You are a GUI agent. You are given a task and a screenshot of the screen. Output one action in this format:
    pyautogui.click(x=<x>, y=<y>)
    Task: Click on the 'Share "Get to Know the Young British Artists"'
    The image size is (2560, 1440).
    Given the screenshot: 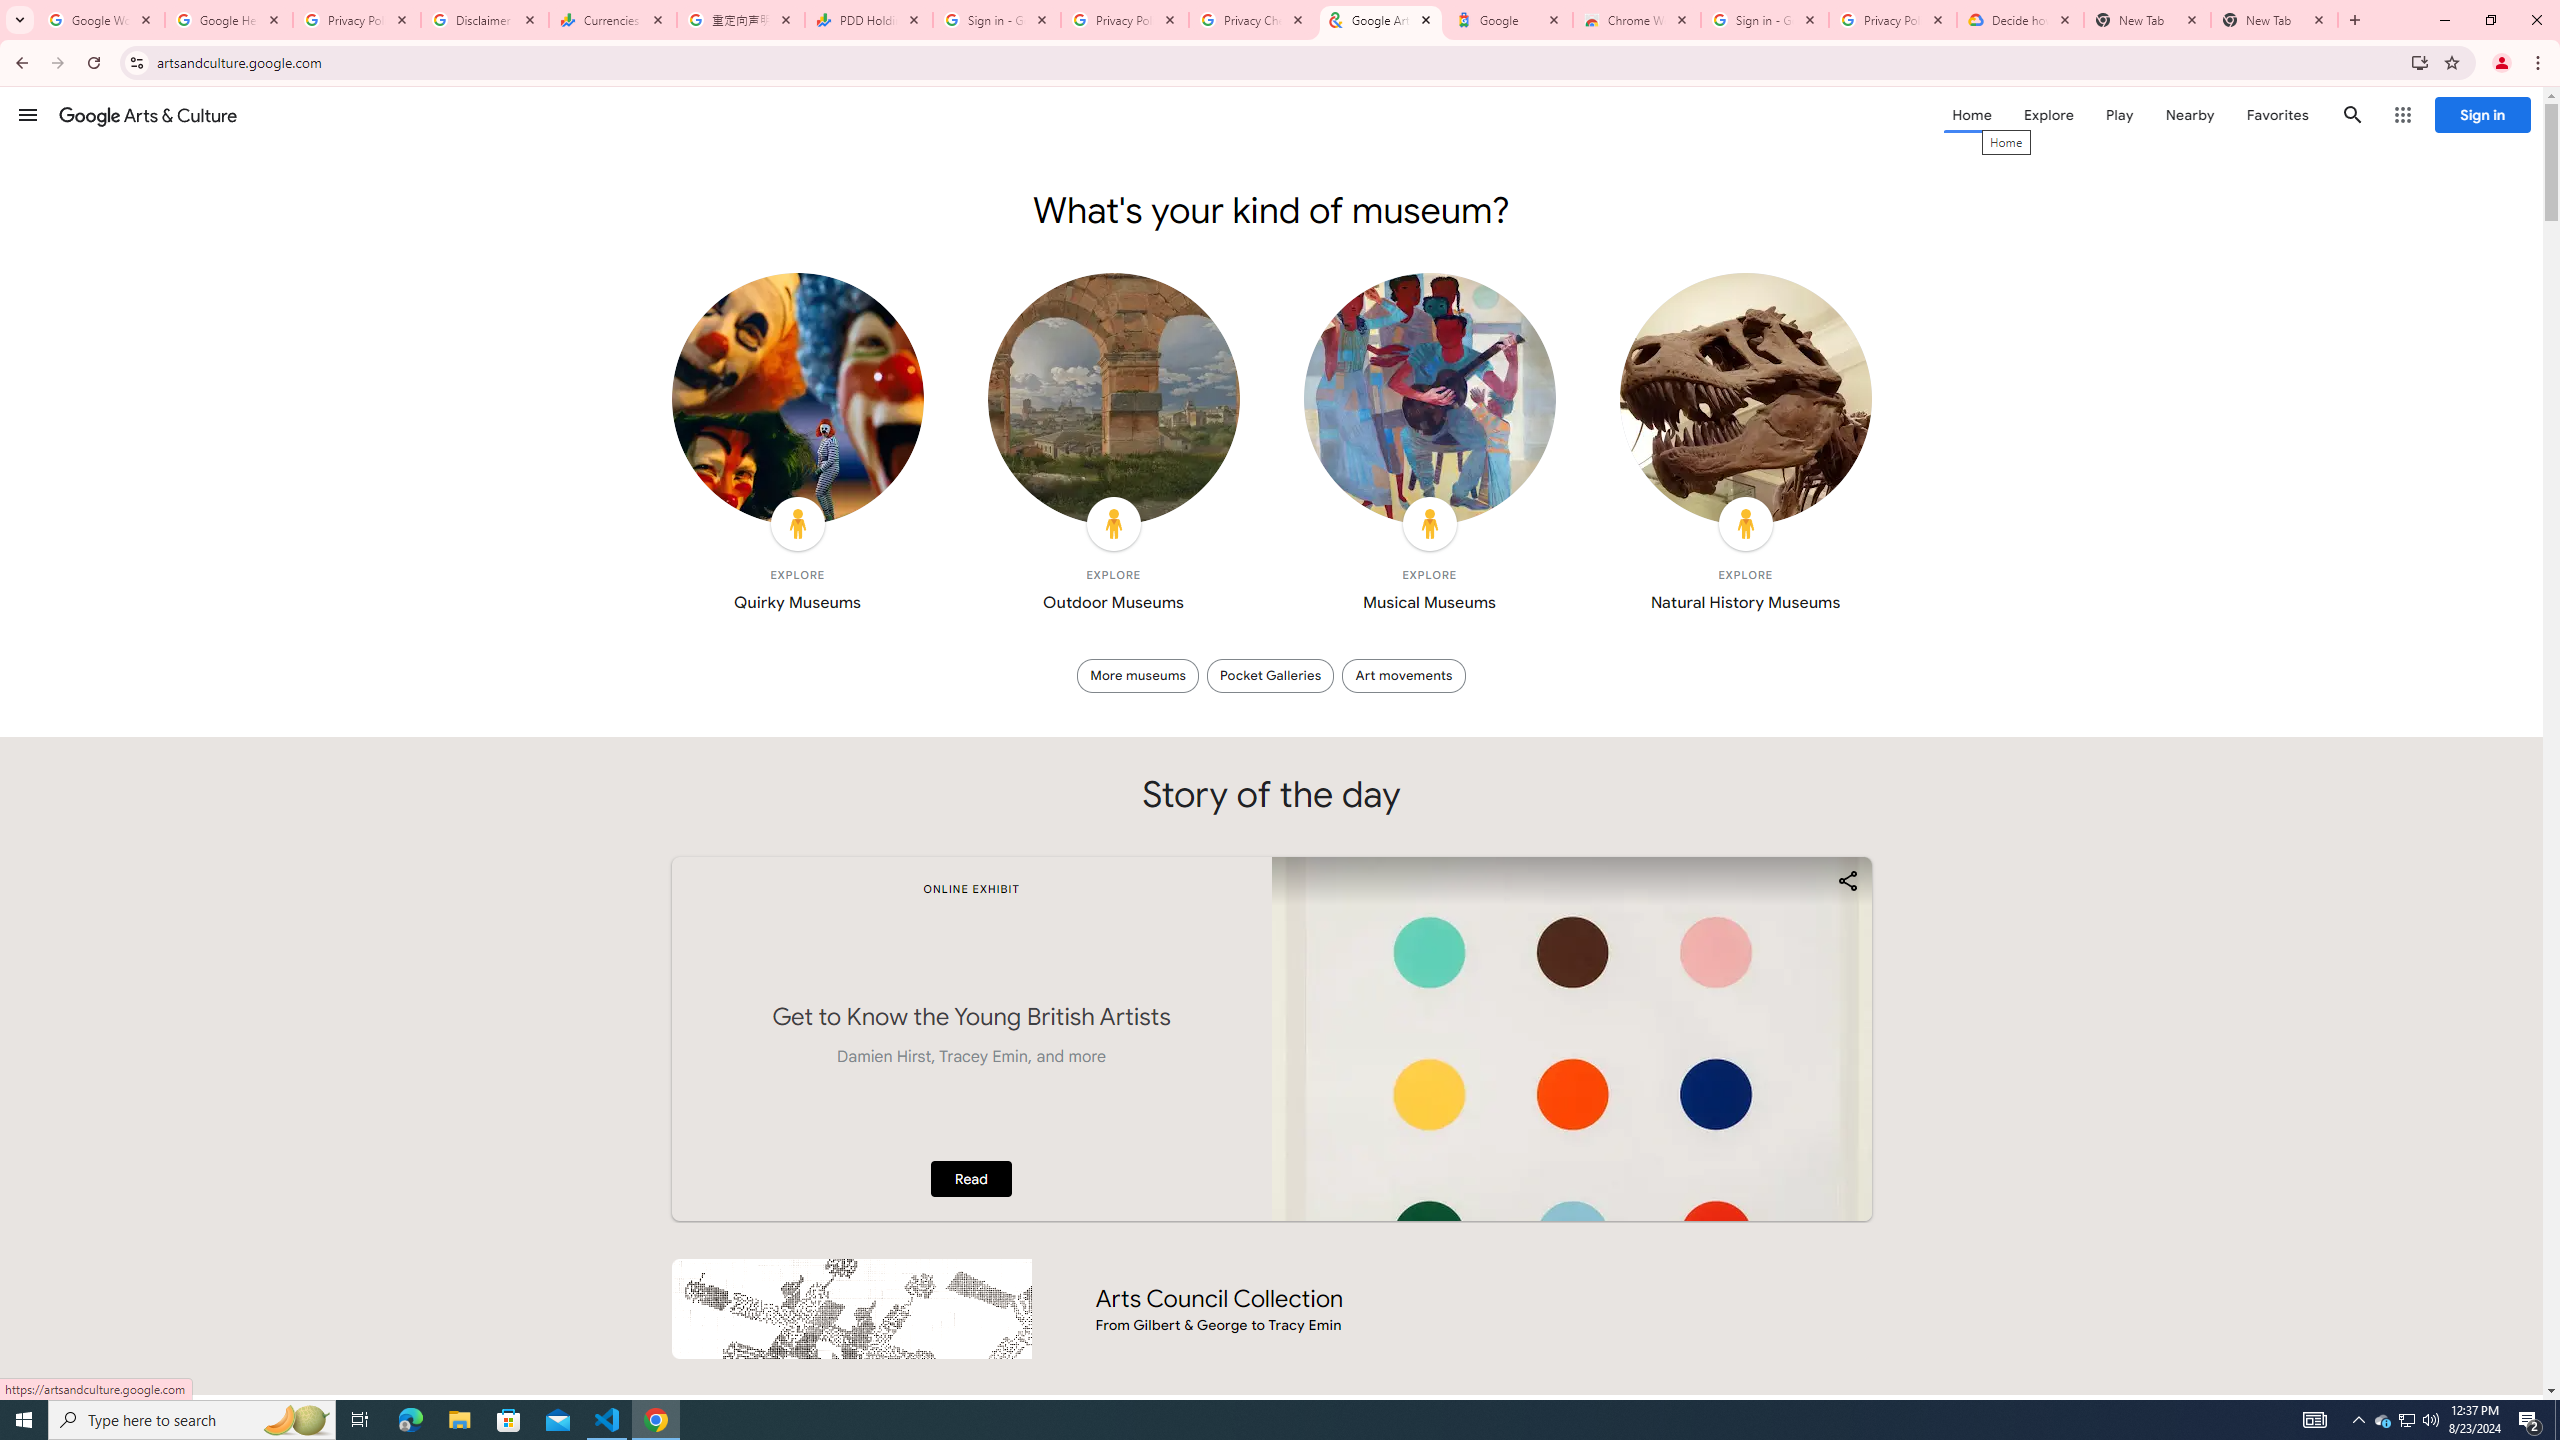 What is the action you would take?
    pyautogui.click(x=1846, y=880)
    